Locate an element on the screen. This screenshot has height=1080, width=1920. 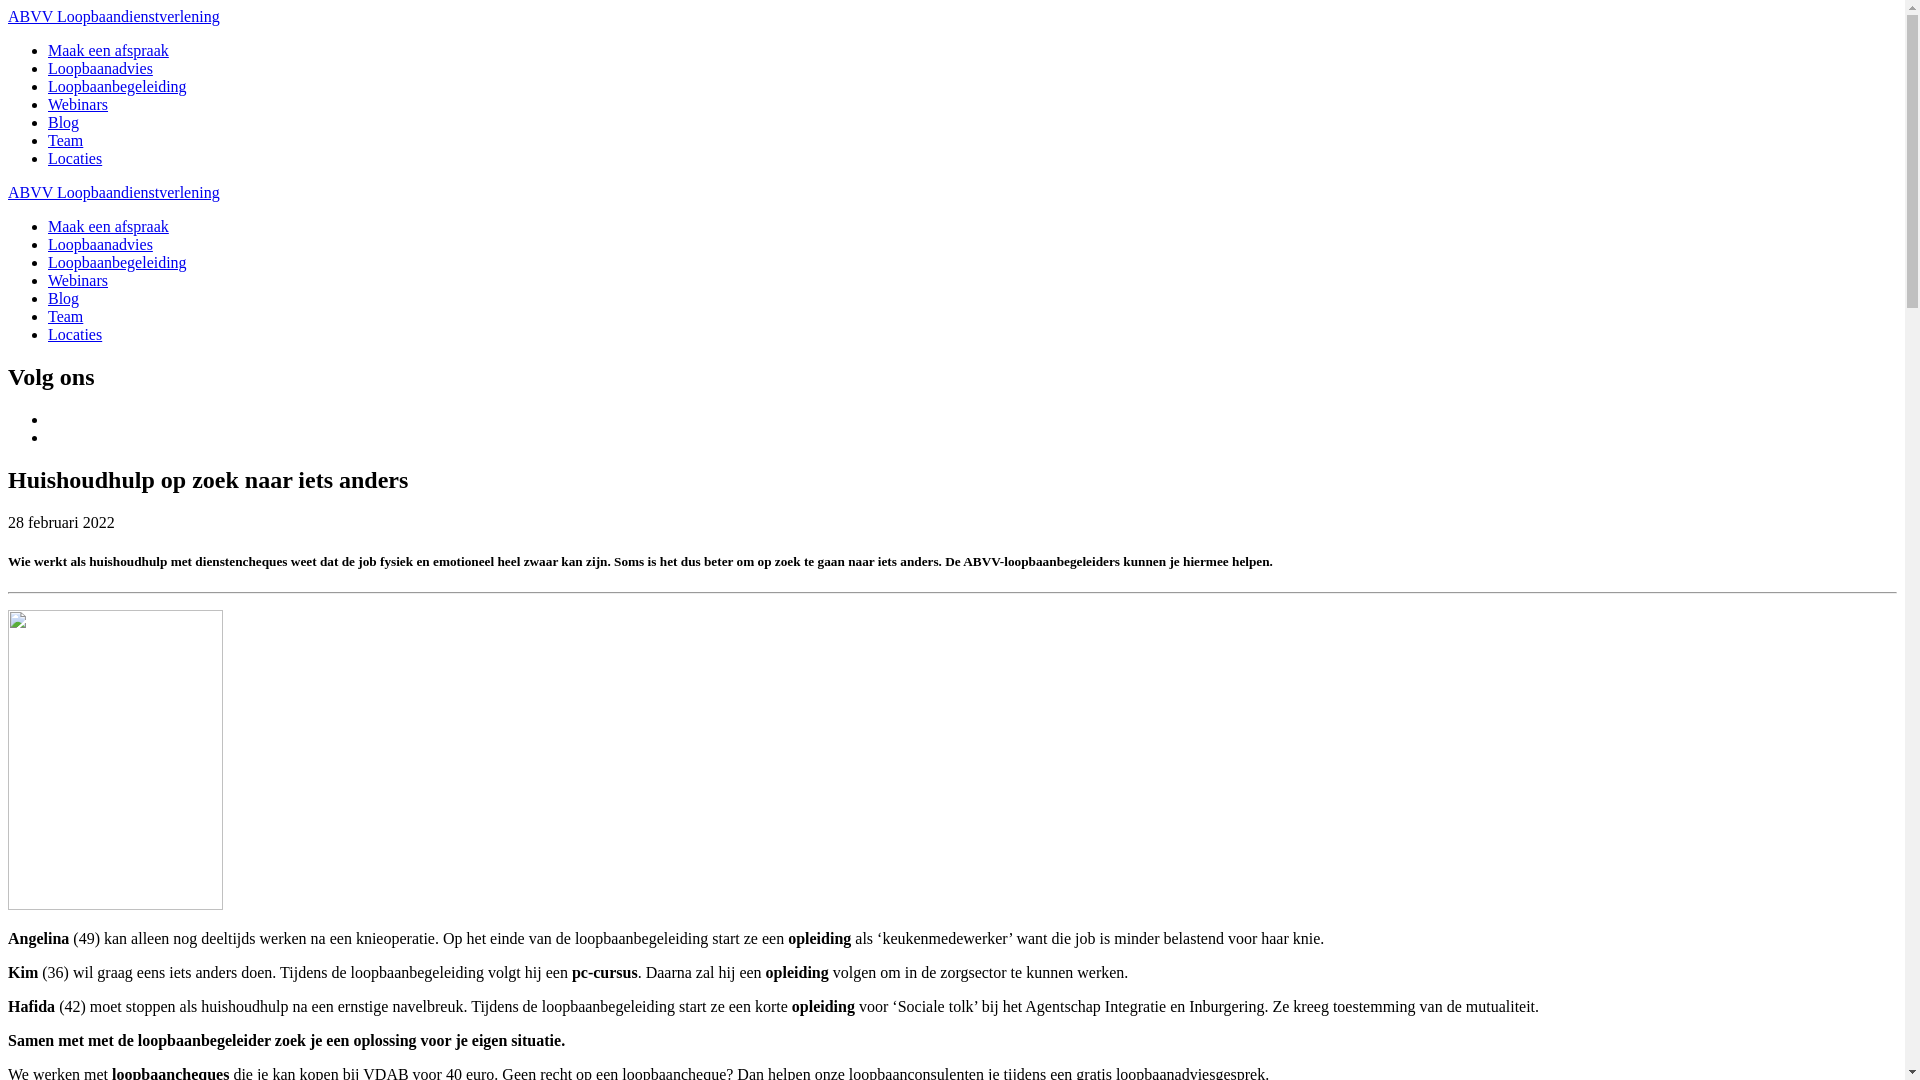
'ABVV Loopbaandienstverlening' is located at coordinates (113, 192).